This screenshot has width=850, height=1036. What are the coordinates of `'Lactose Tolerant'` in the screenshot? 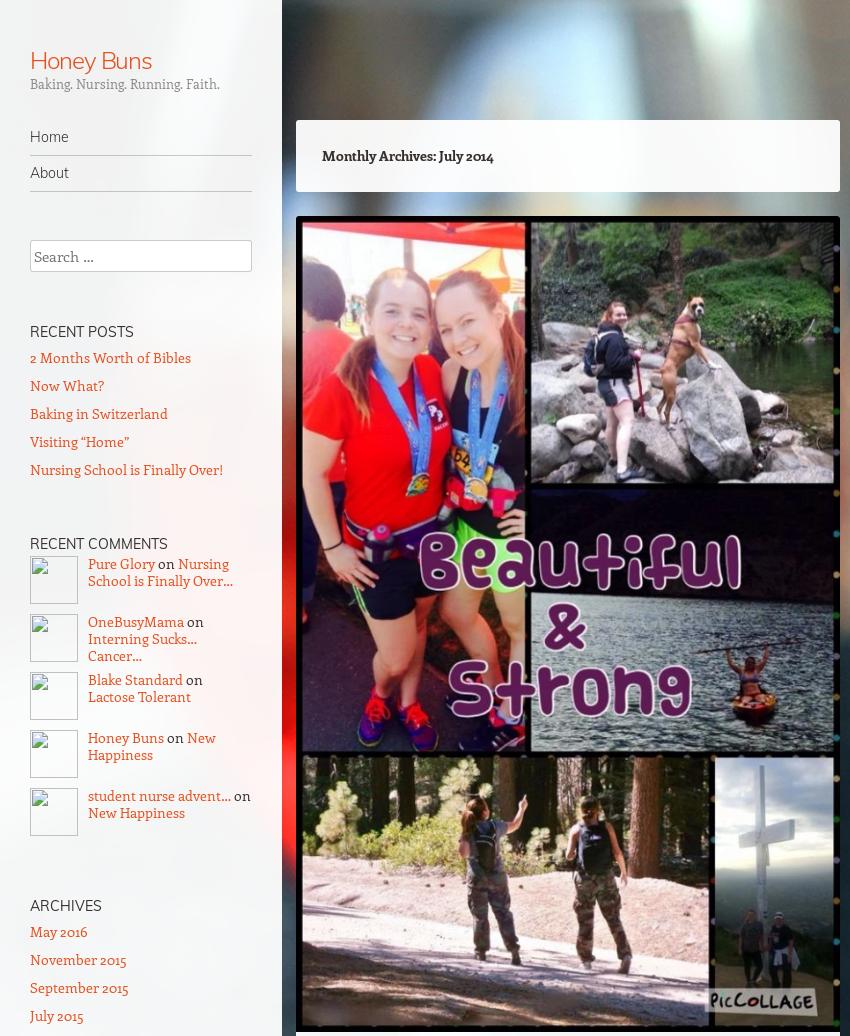 It's located at (139, 695).